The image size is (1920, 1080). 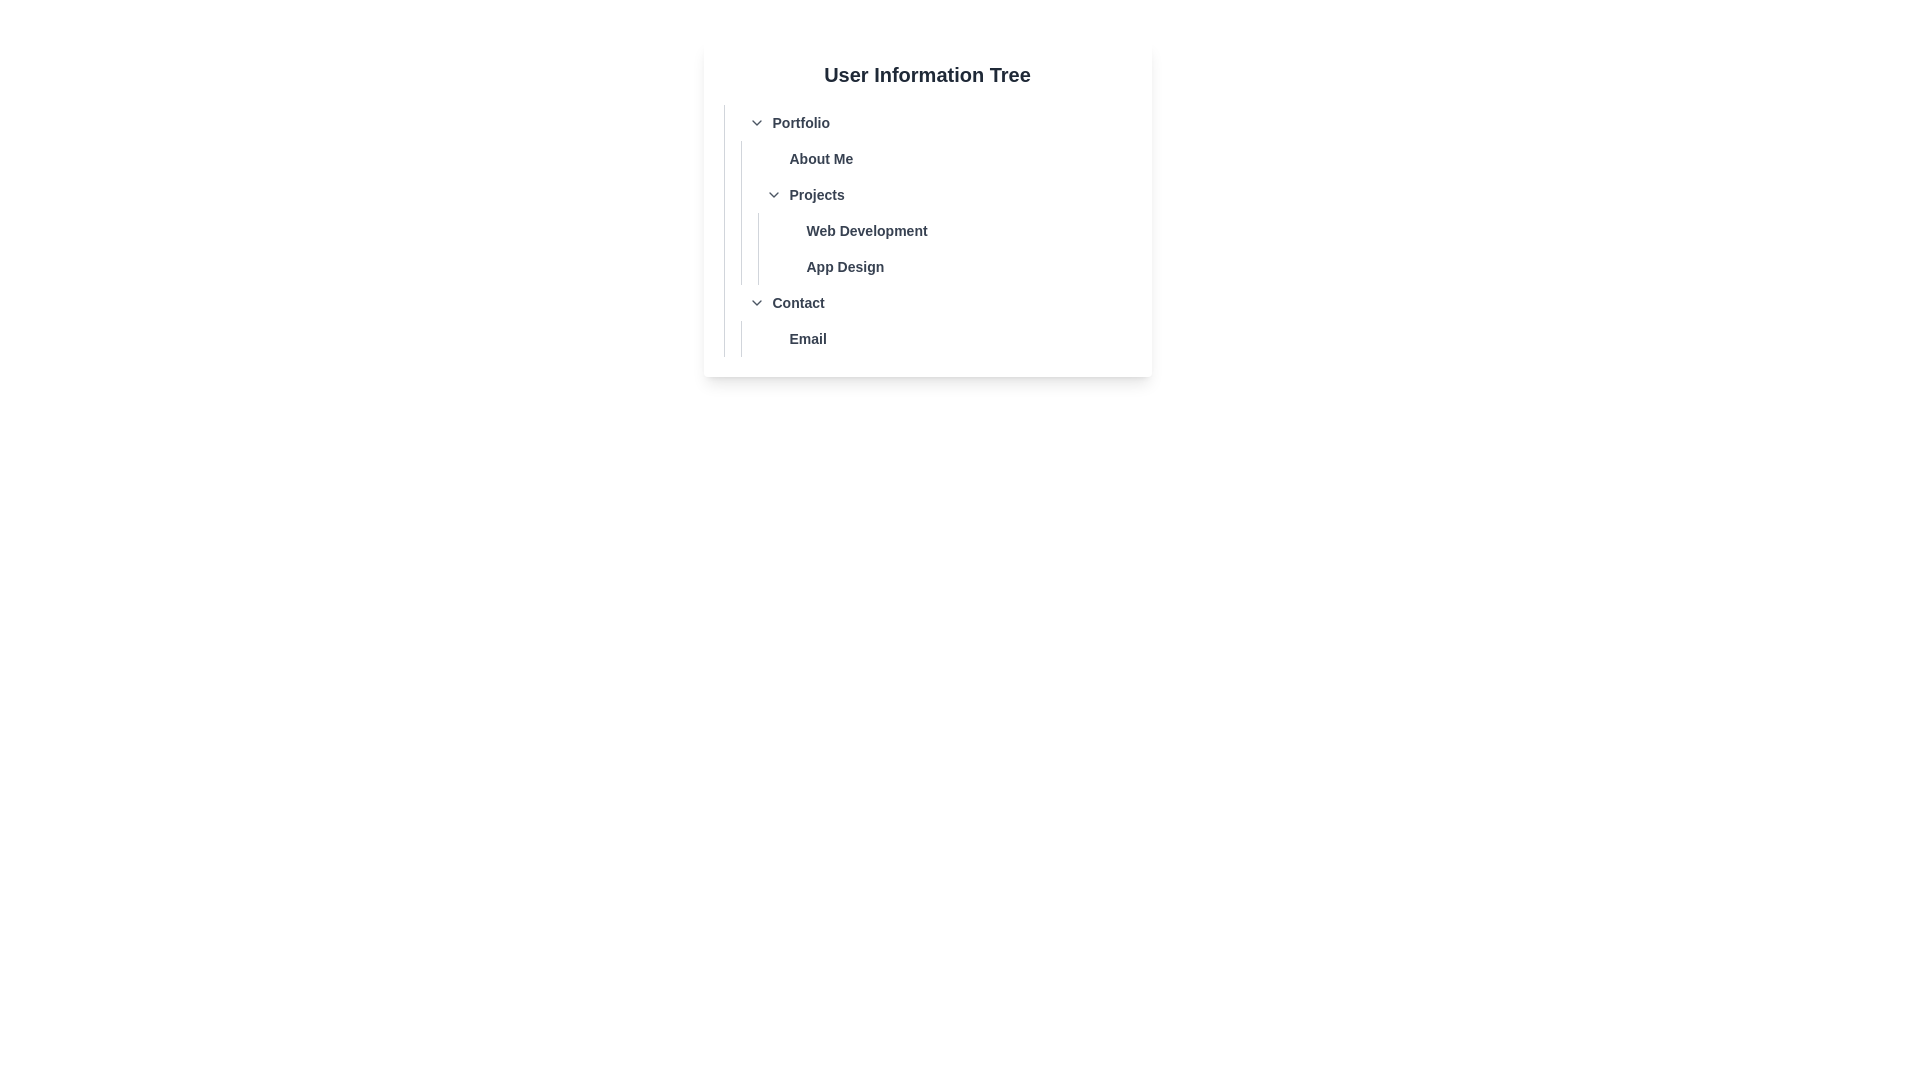 I want to click on the interactive control that navigates to or expands the 'Contact' section, located below 'App Design' and above 'Email', so click(x=935, y=303).